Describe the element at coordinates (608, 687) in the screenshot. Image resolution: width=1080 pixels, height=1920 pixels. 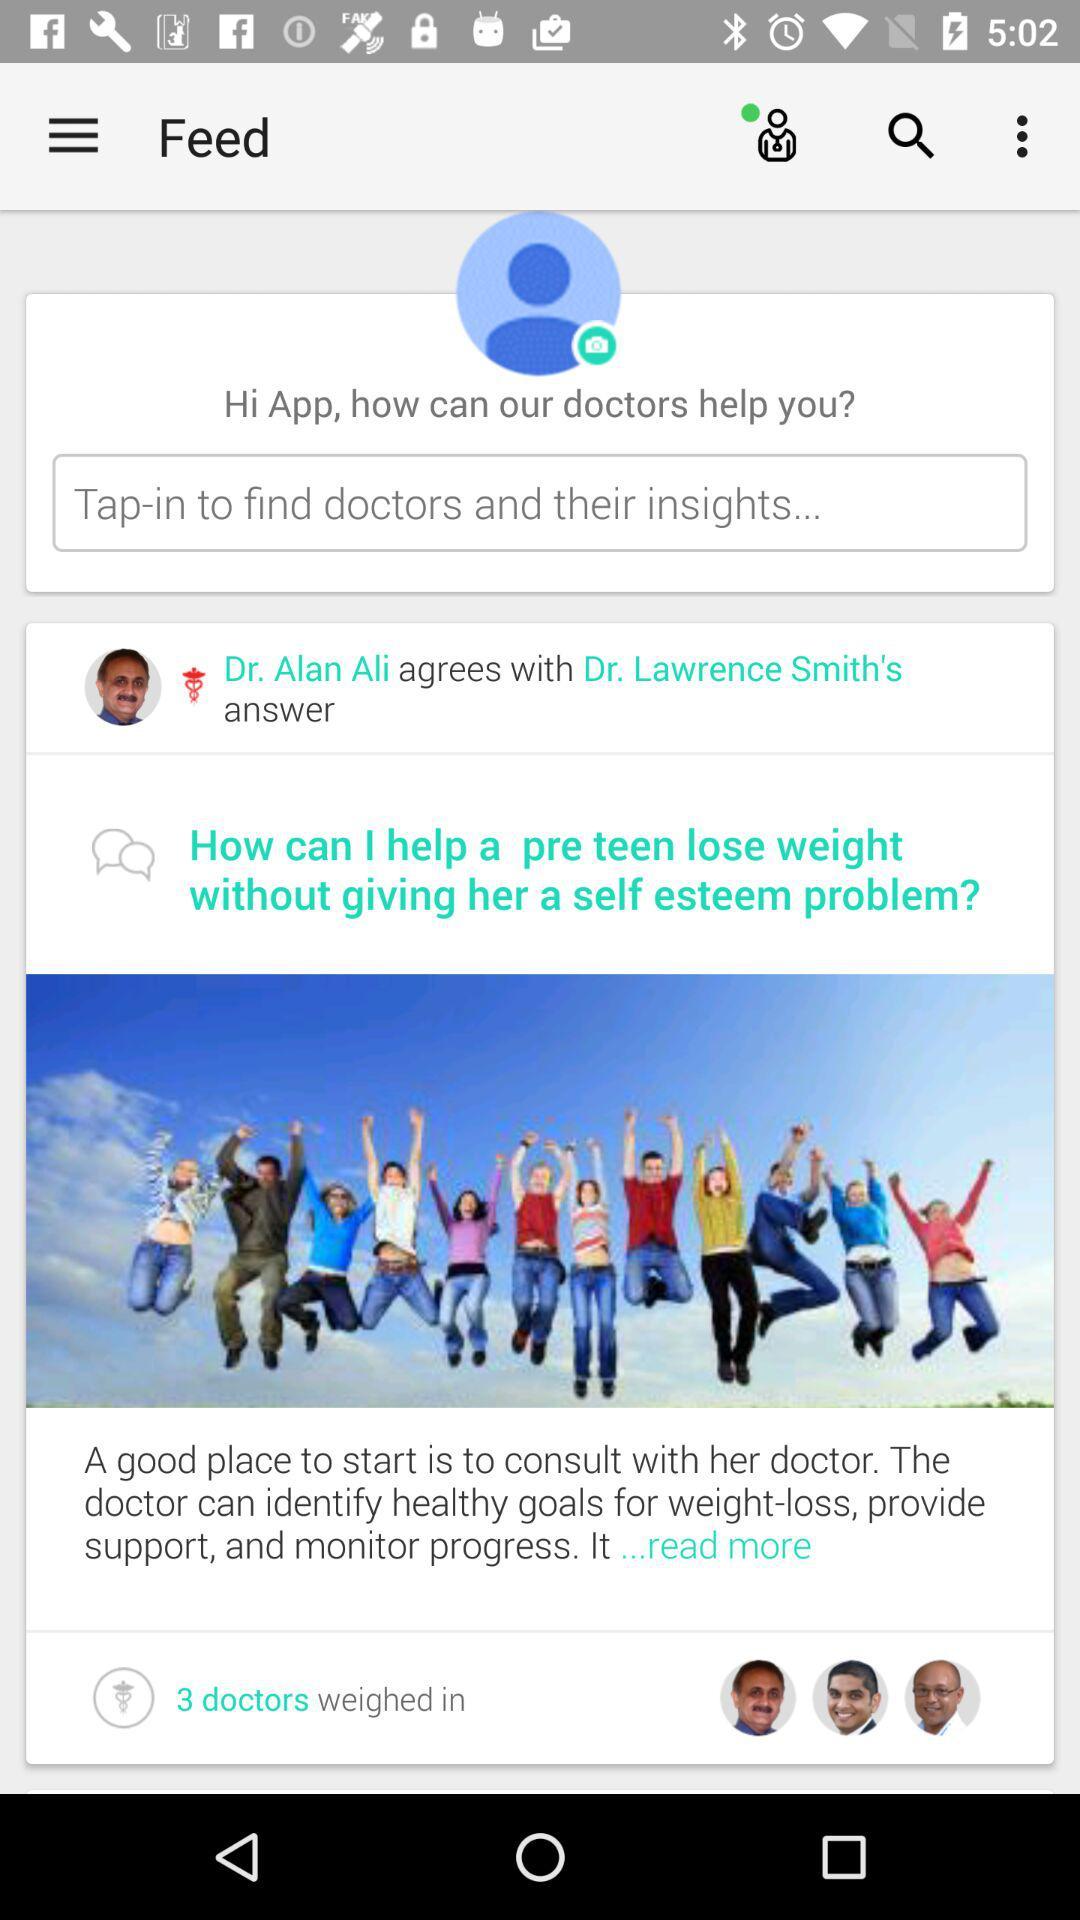
I see `dr alan ali` at that location.